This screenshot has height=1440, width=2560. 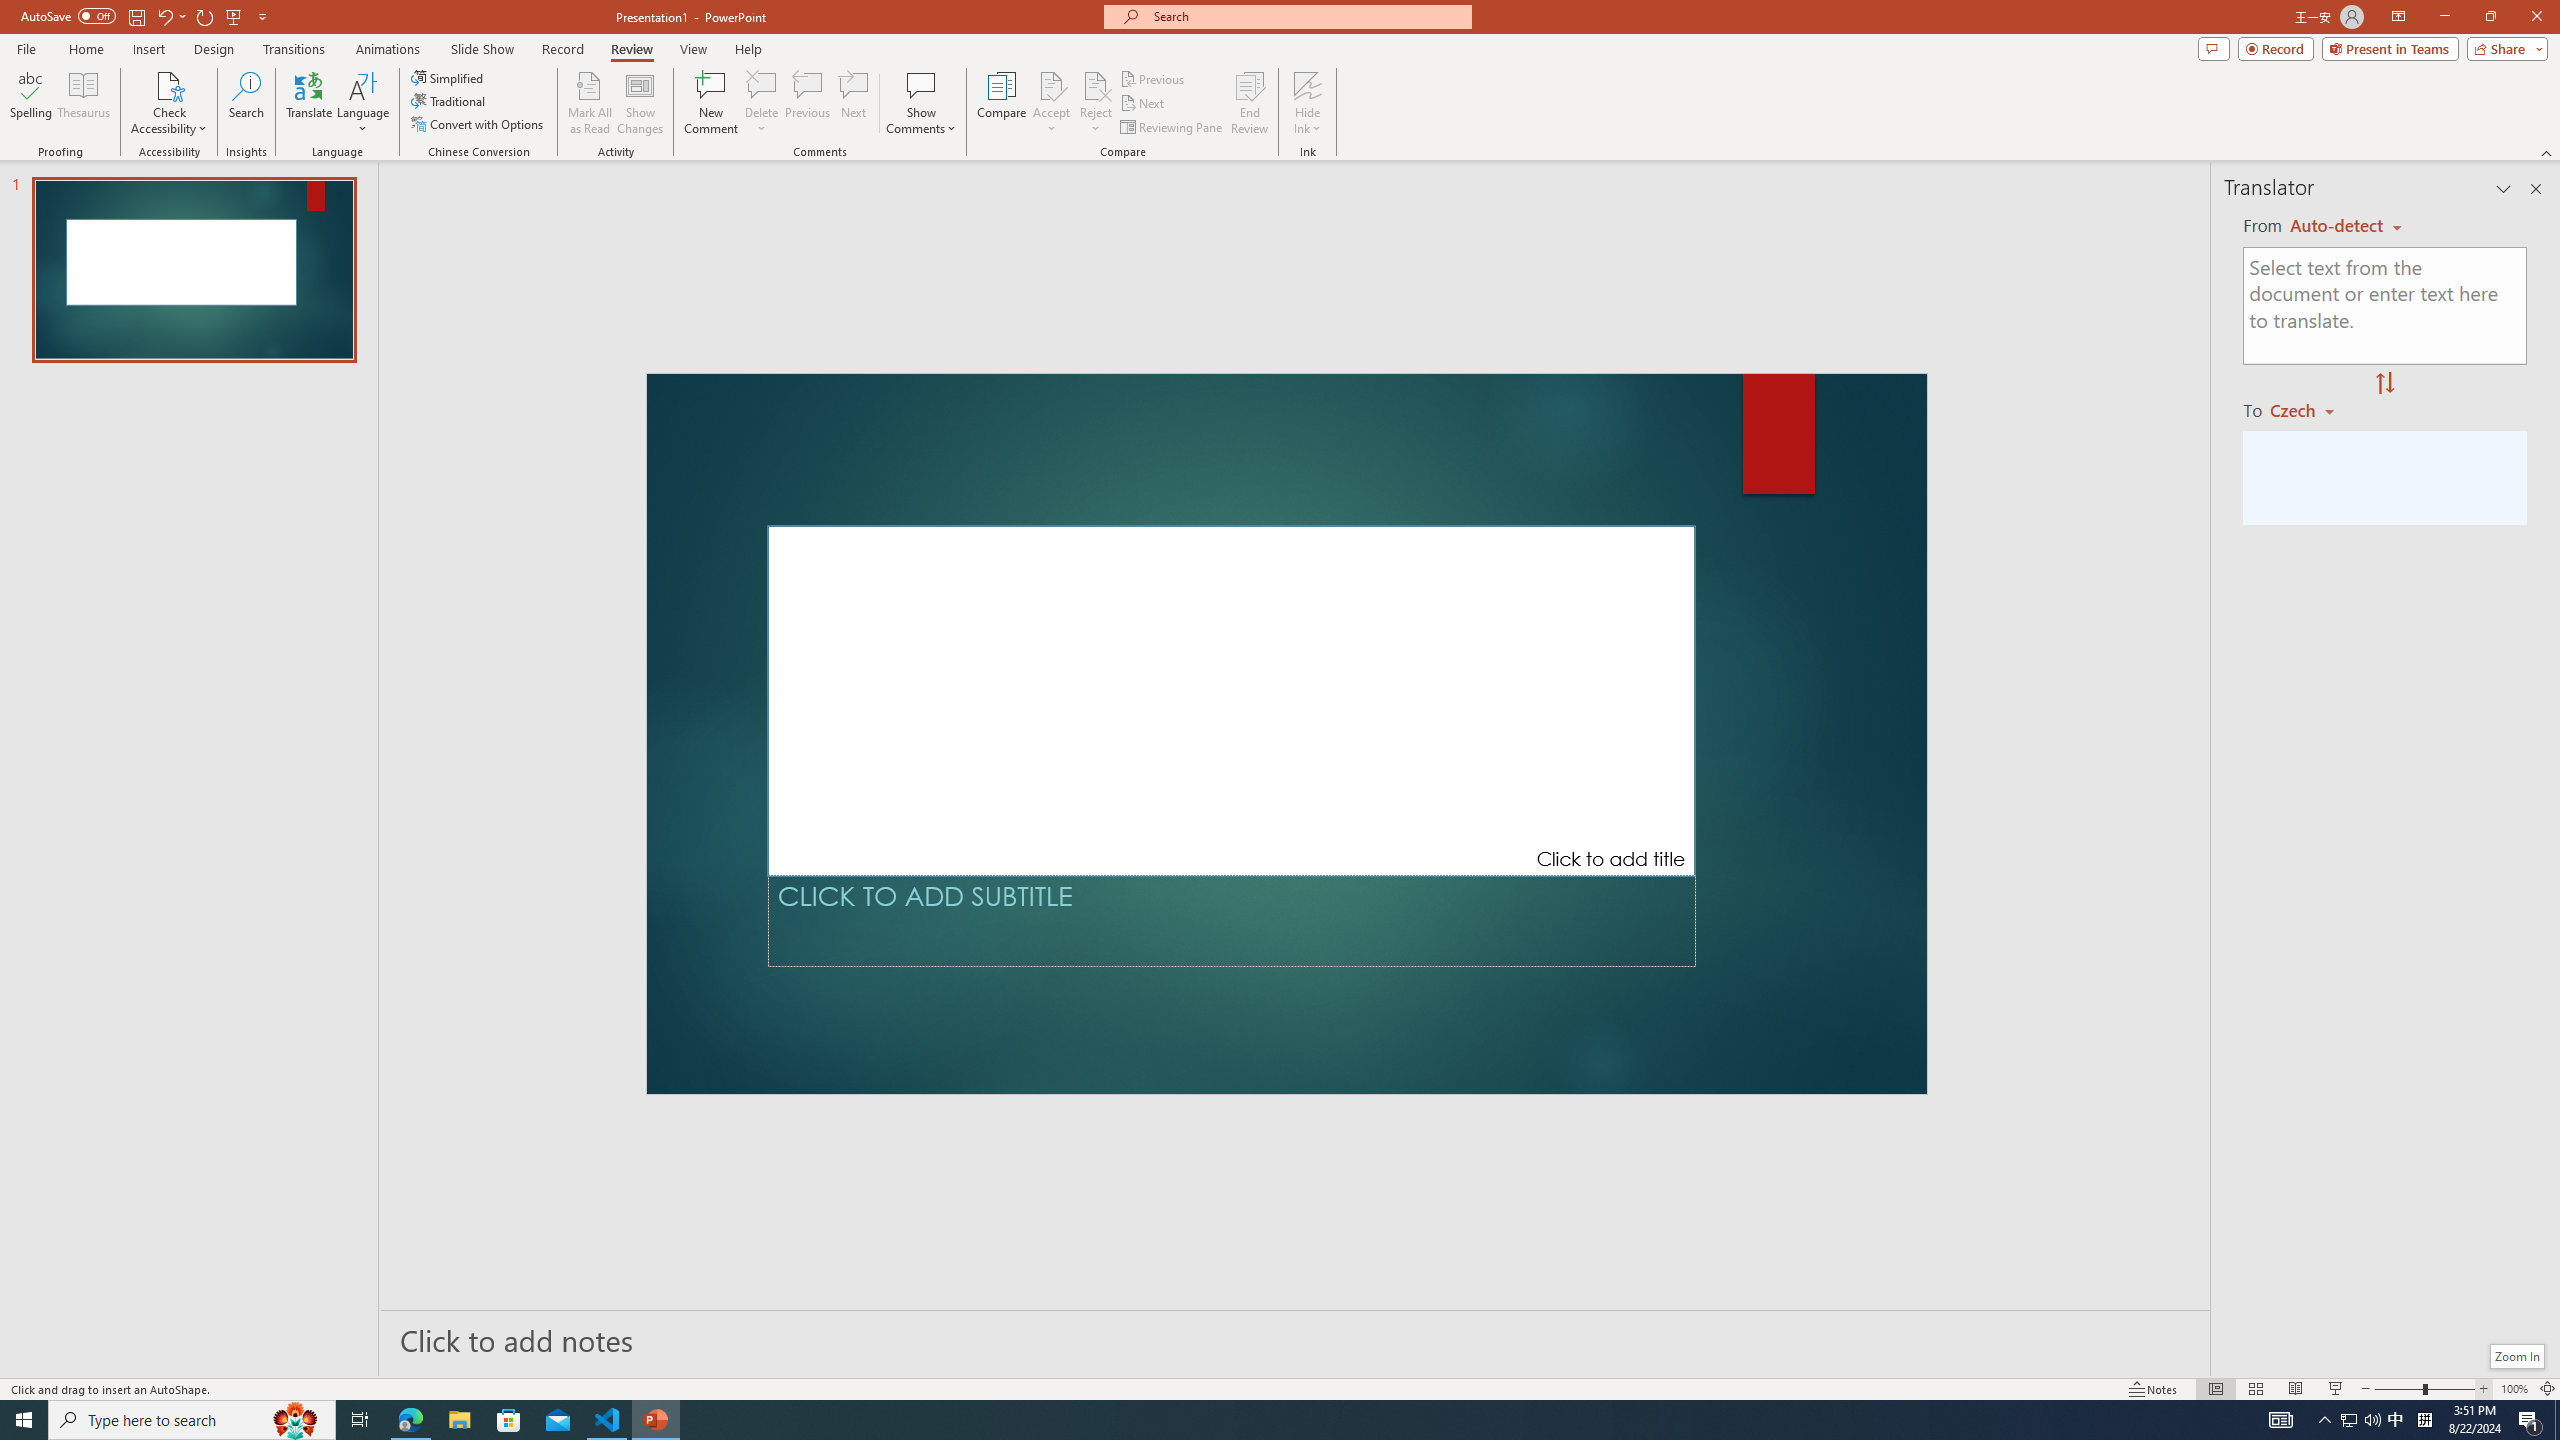 I want to click on 'Transitions', so click(x=293, y=49).